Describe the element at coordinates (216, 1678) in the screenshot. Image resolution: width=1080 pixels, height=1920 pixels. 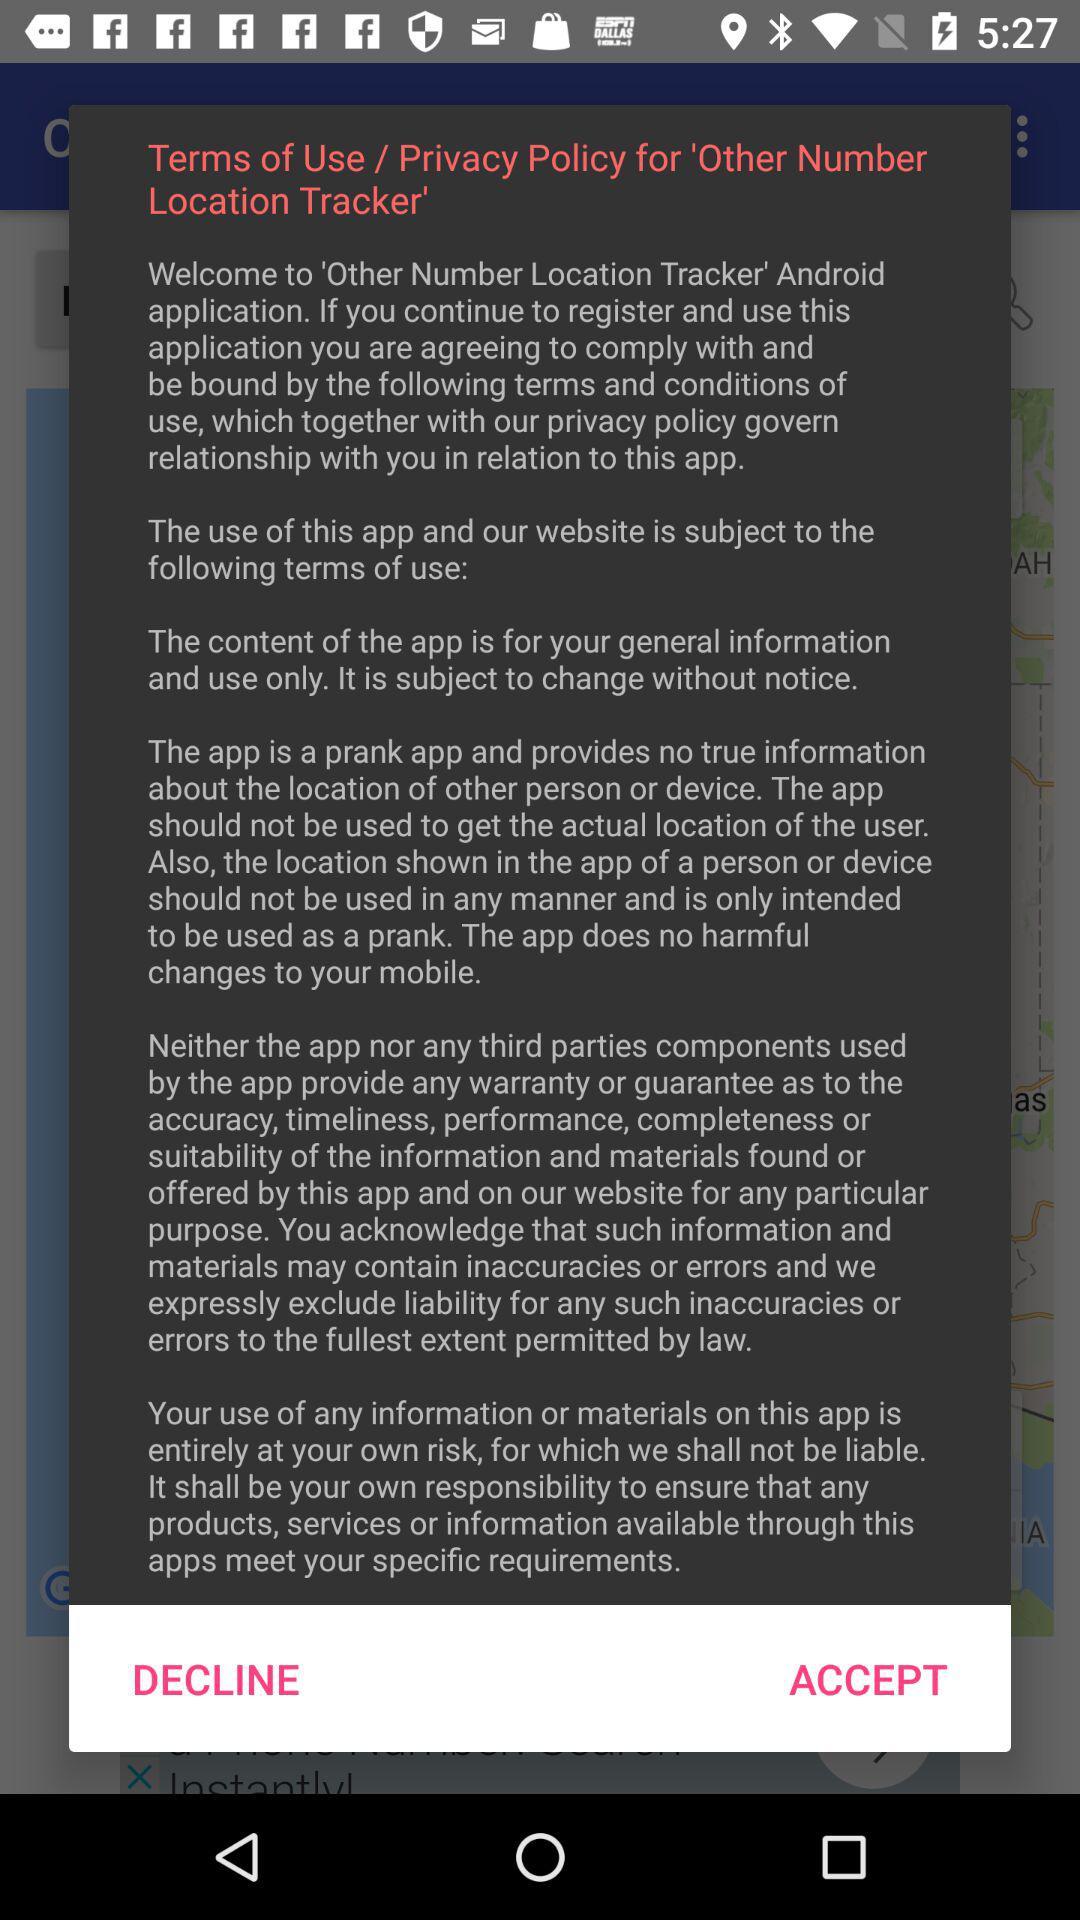
I see `the item to the left of the accept icon` at that location.